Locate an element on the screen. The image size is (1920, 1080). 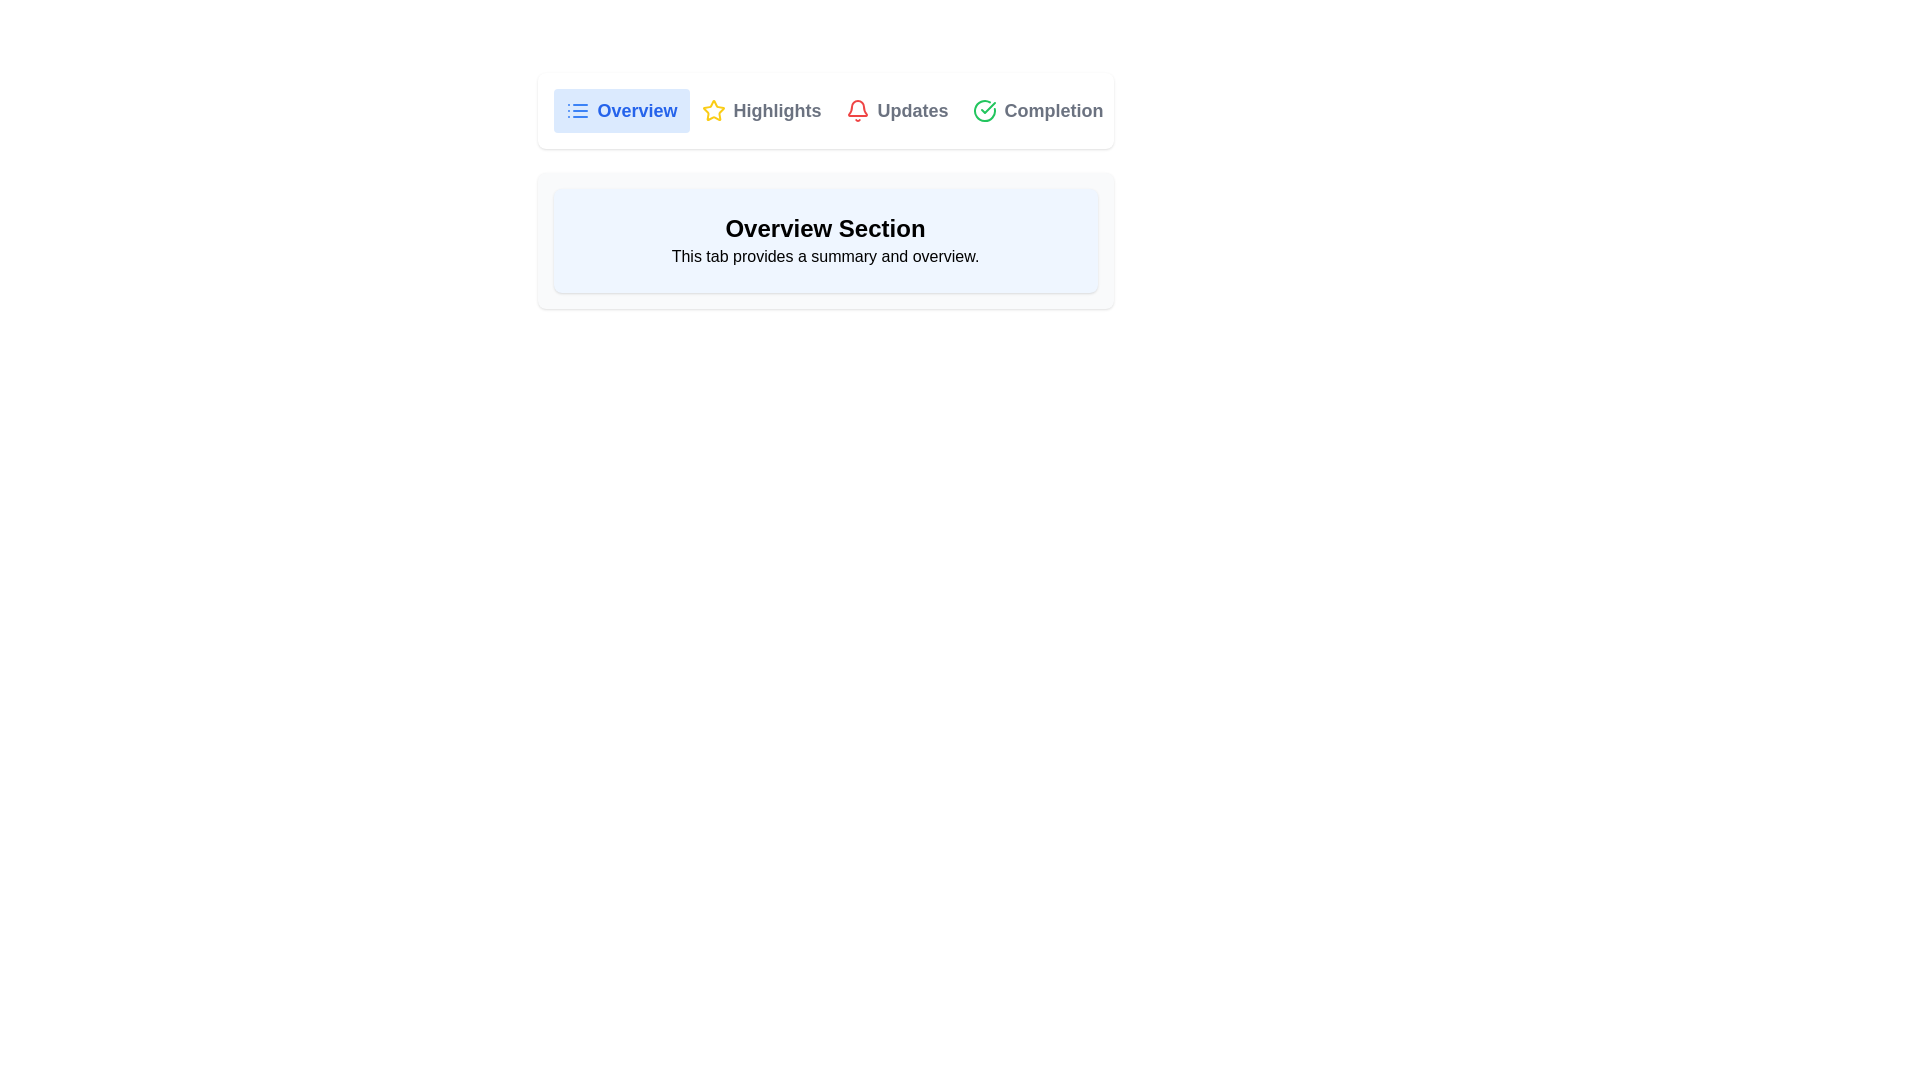
the bell icon in the navigation bar to interact with notifications related to the 'Updates' section is located at coordinates (857, 111).